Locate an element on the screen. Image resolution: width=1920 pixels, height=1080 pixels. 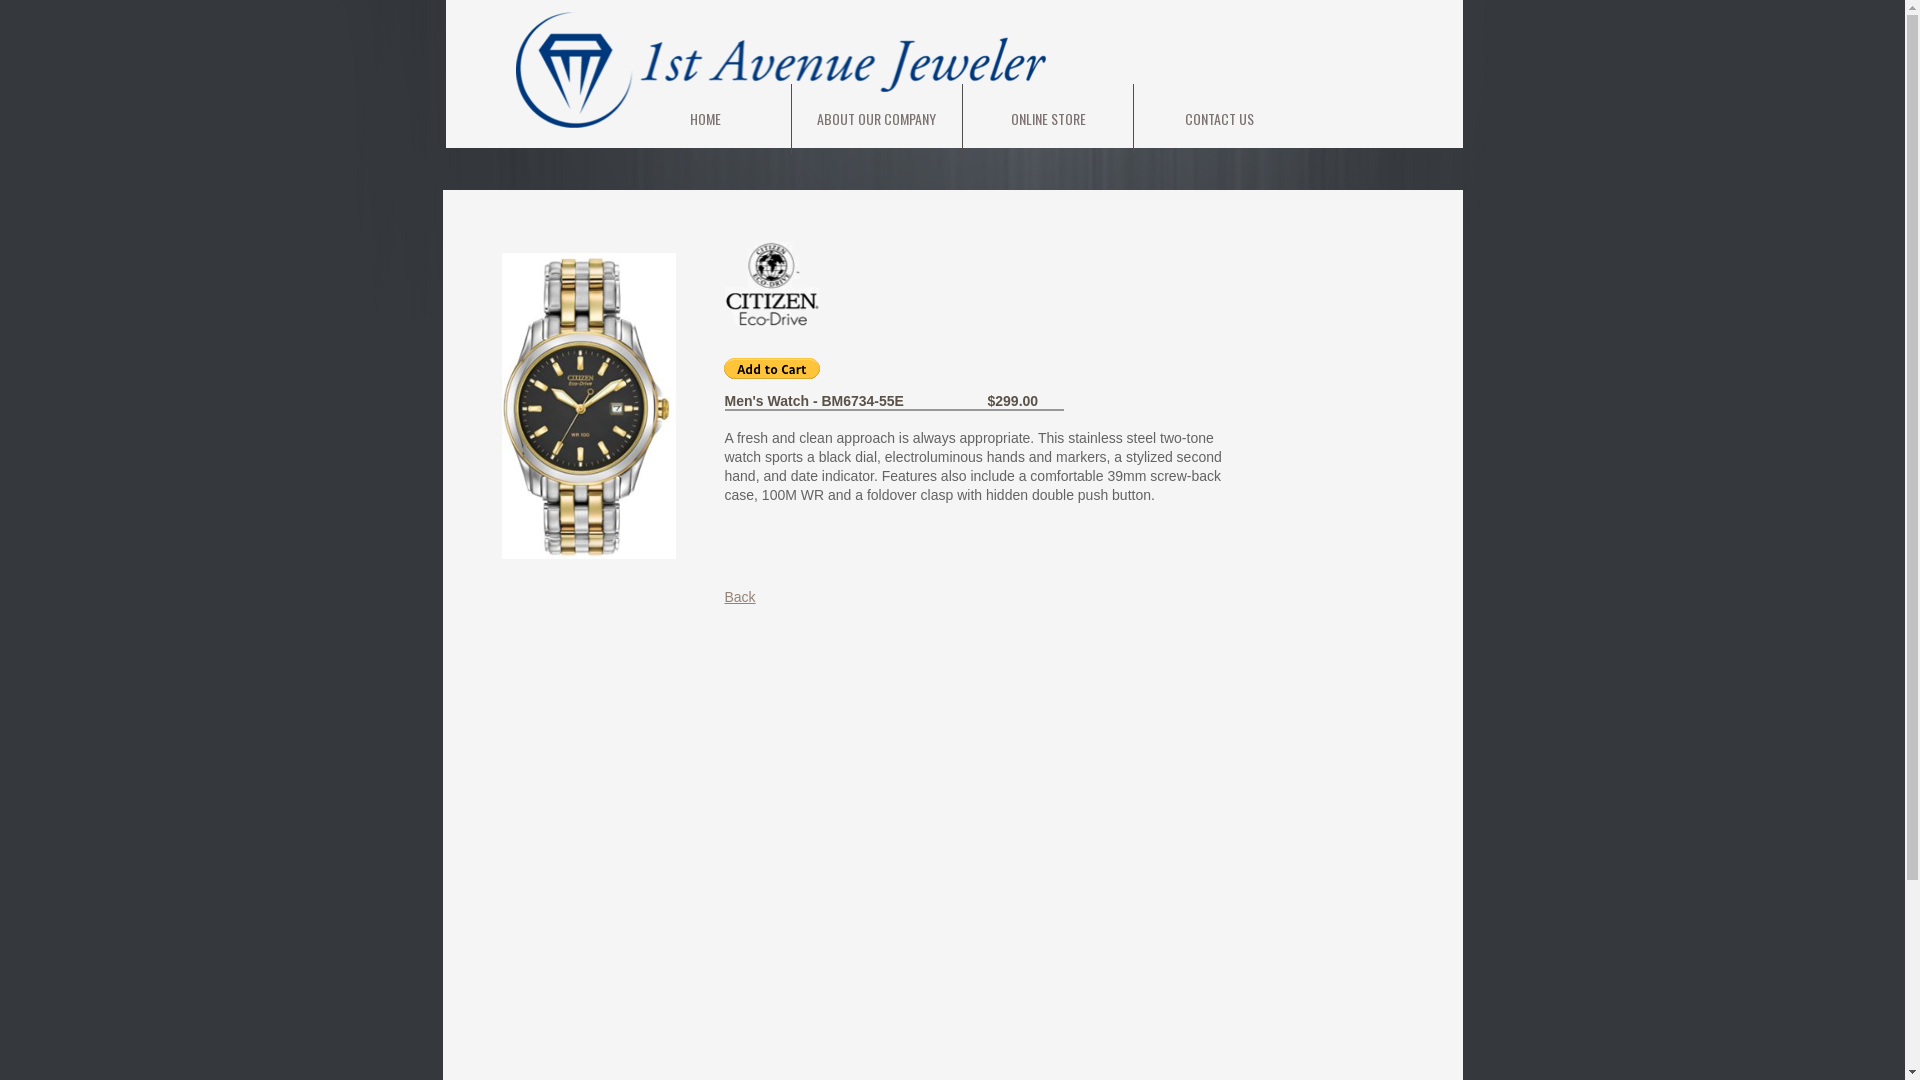
'ONLINE STORE' is located at coordinates (1047, 118).